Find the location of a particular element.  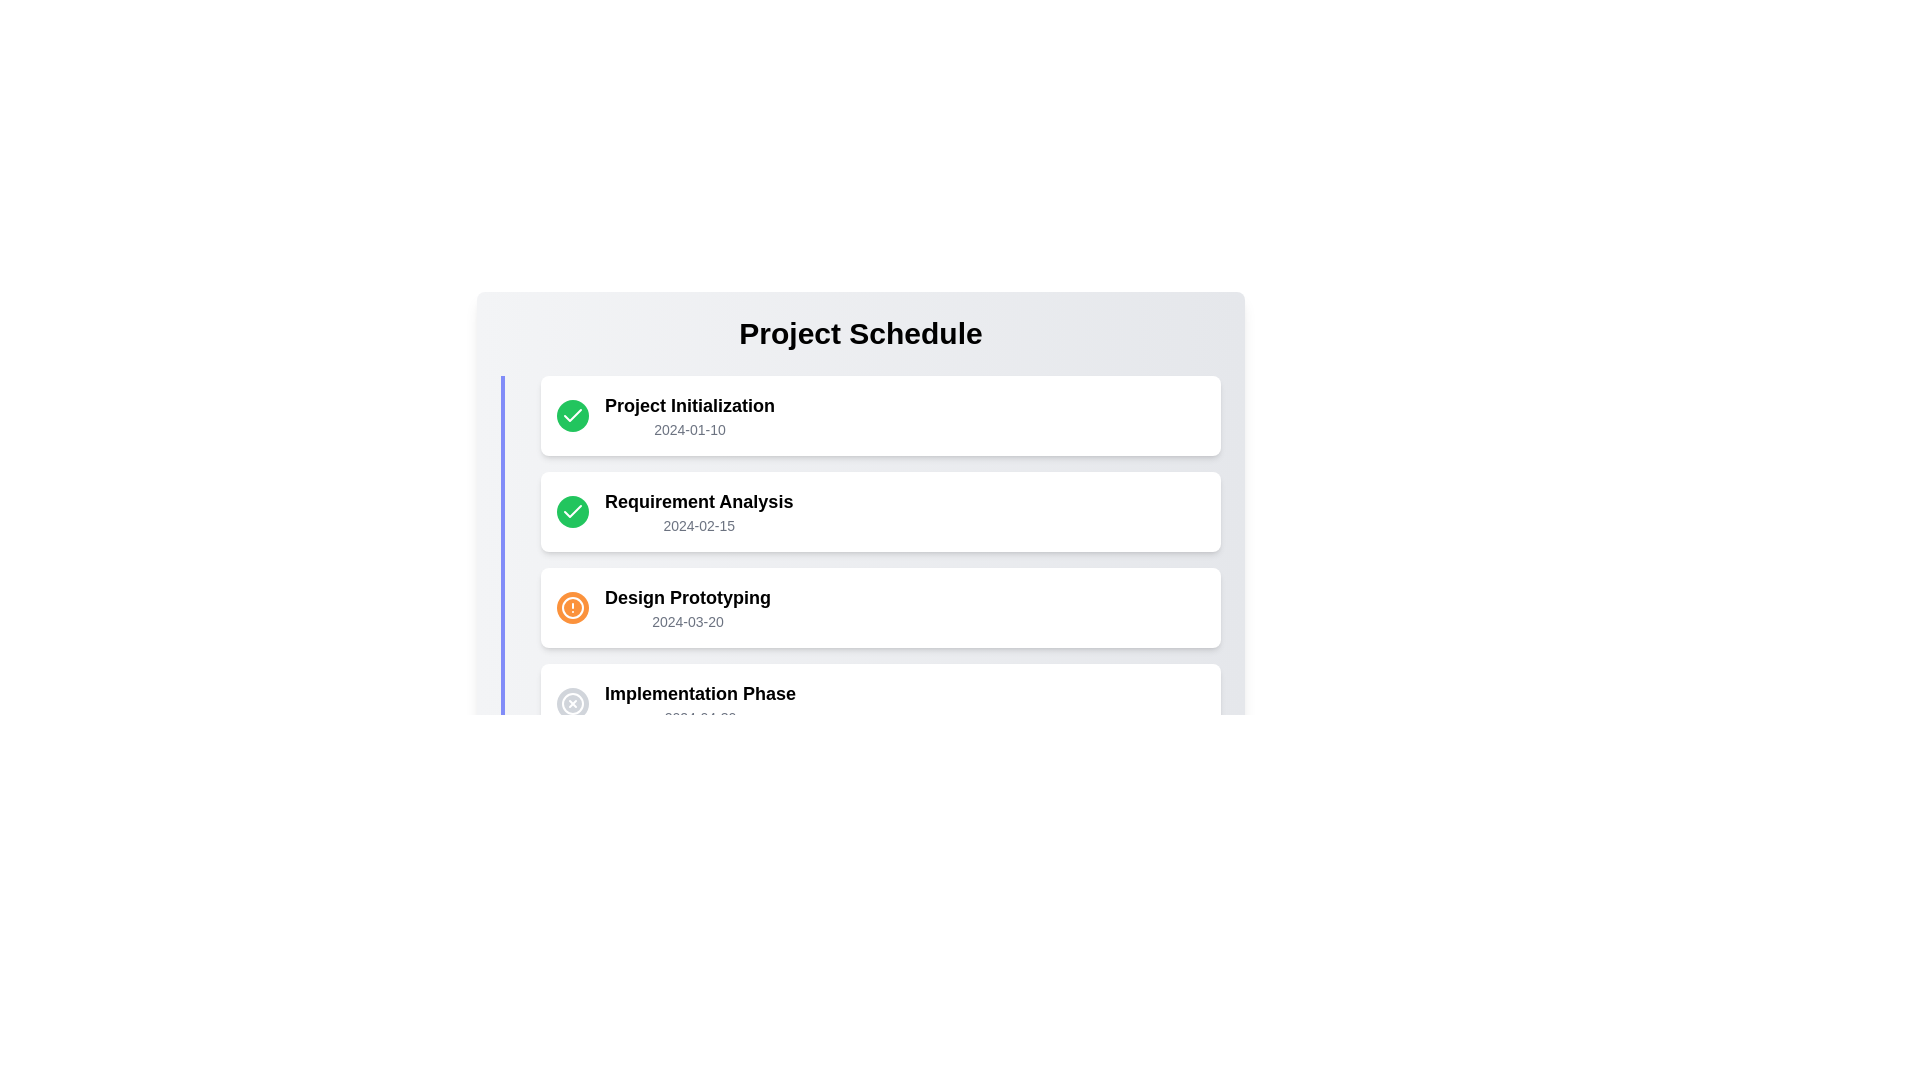

the completion icon within the green circular background indicating successful completion of the 'Requirement Analysis' project phase is located at coordinates (571, 415).